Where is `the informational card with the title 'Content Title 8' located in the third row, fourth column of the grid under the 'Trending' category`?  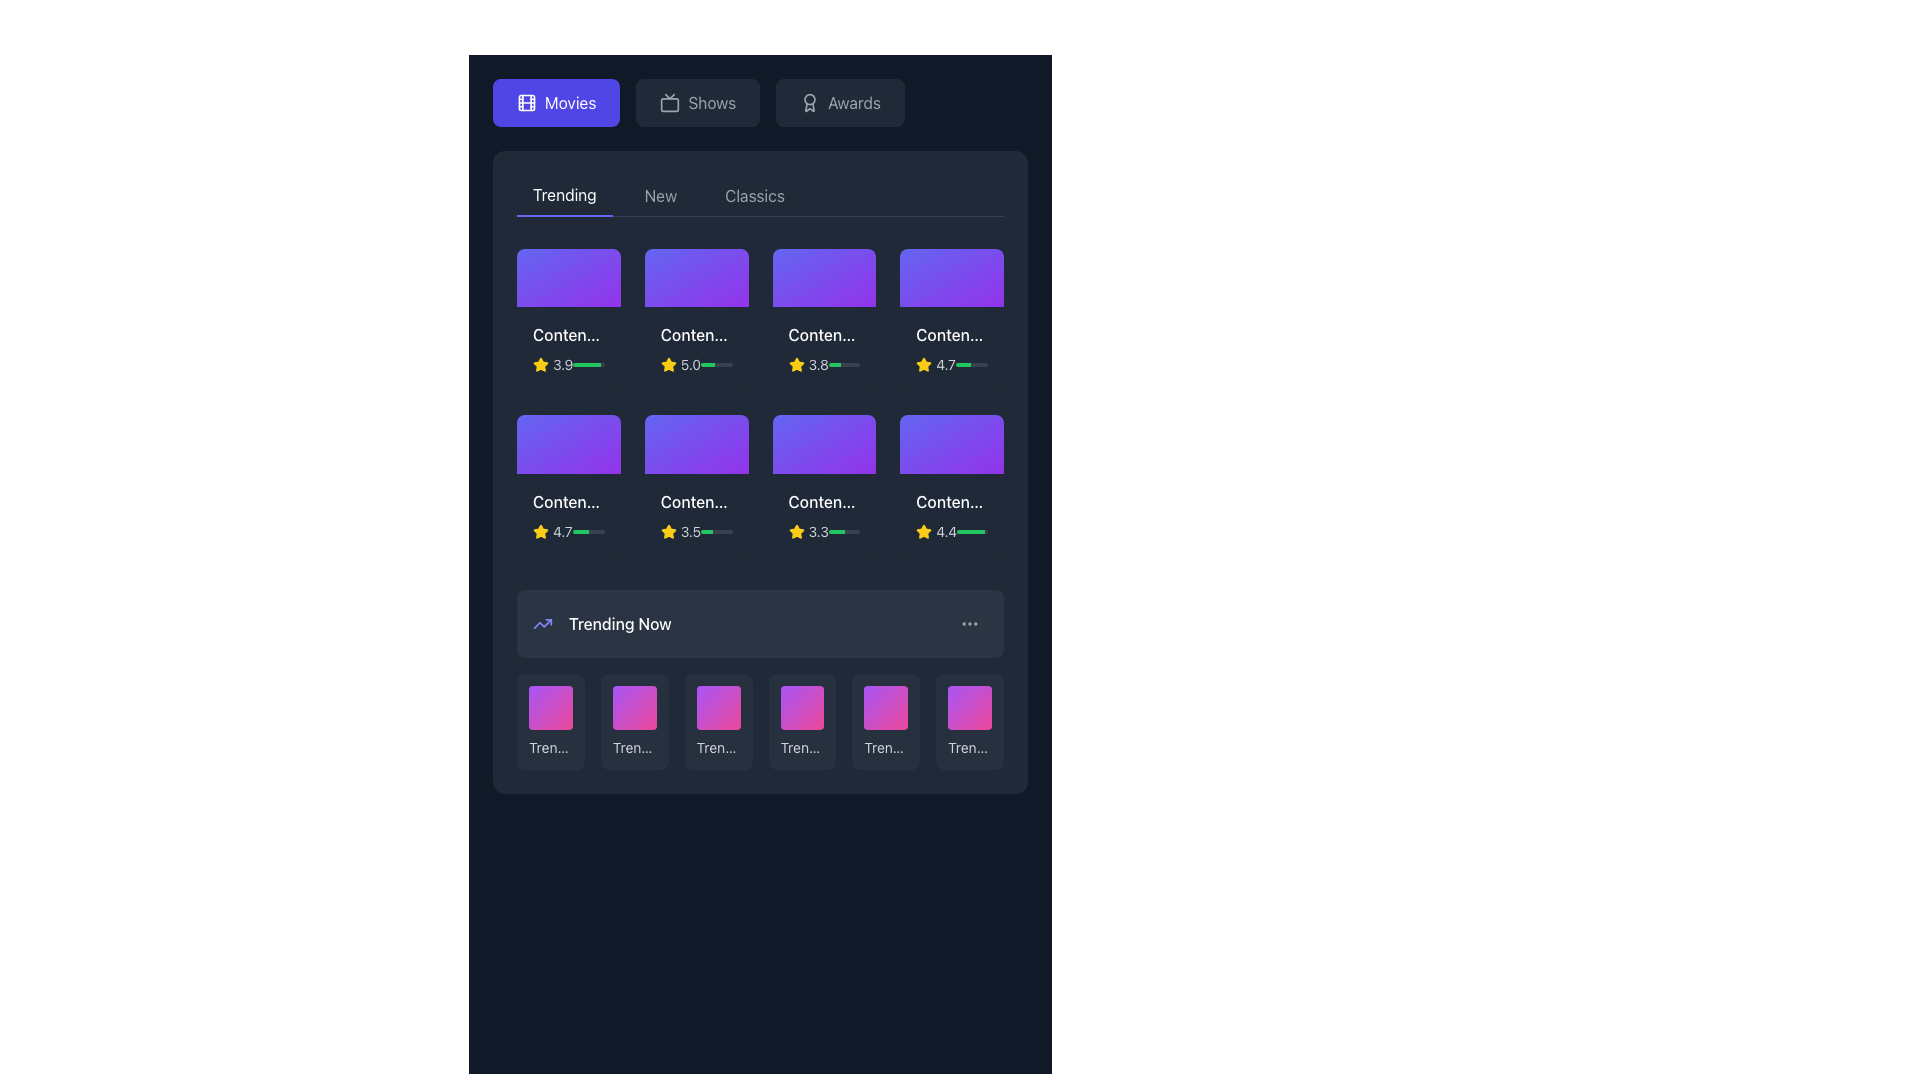
the informational card with the title 'Content Title 8' located in the third row, fourth column of the grid under the 'Trending' category is located at coordinates (951, 514).